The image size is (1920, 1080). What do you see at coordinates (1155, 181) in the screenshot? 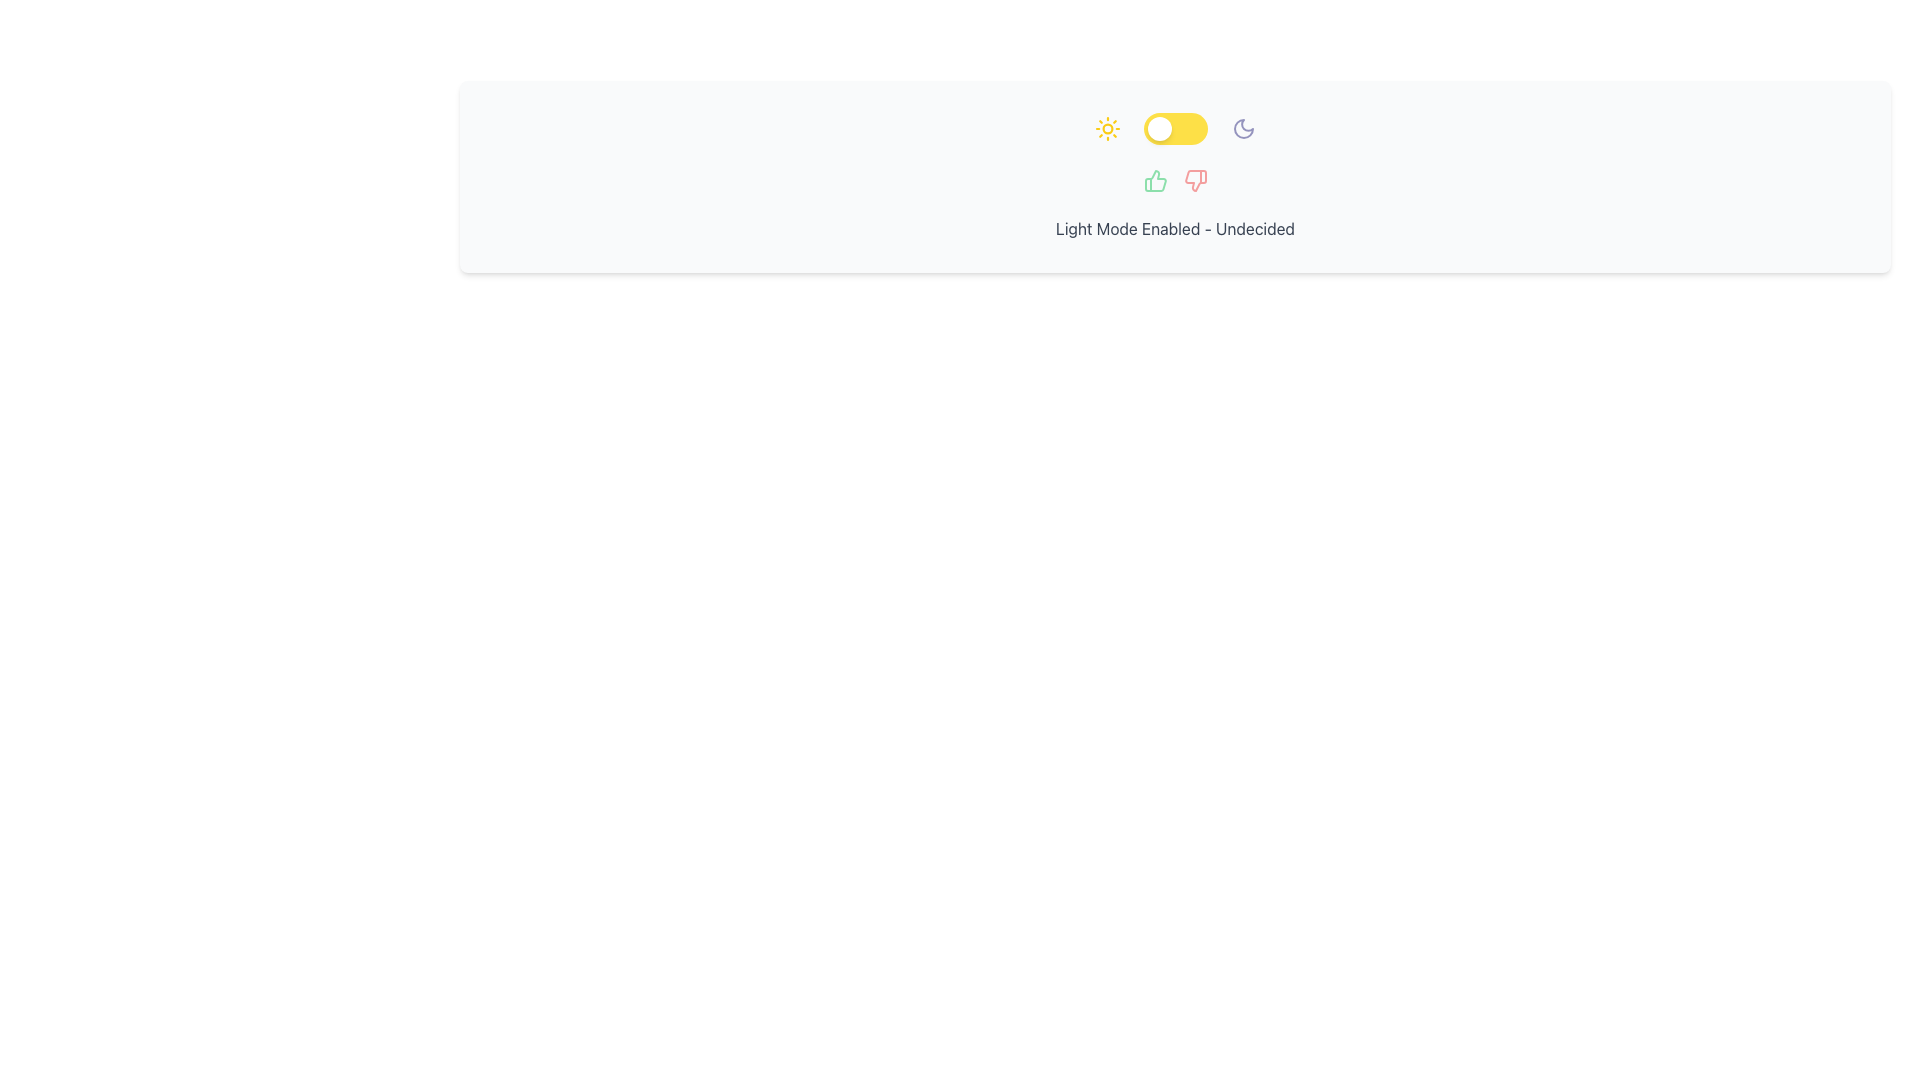
I see `the thumbs-up icon button, which is a translucent green icon located in the horizontal toolbar at the top` at bounding box center [1155, 181].